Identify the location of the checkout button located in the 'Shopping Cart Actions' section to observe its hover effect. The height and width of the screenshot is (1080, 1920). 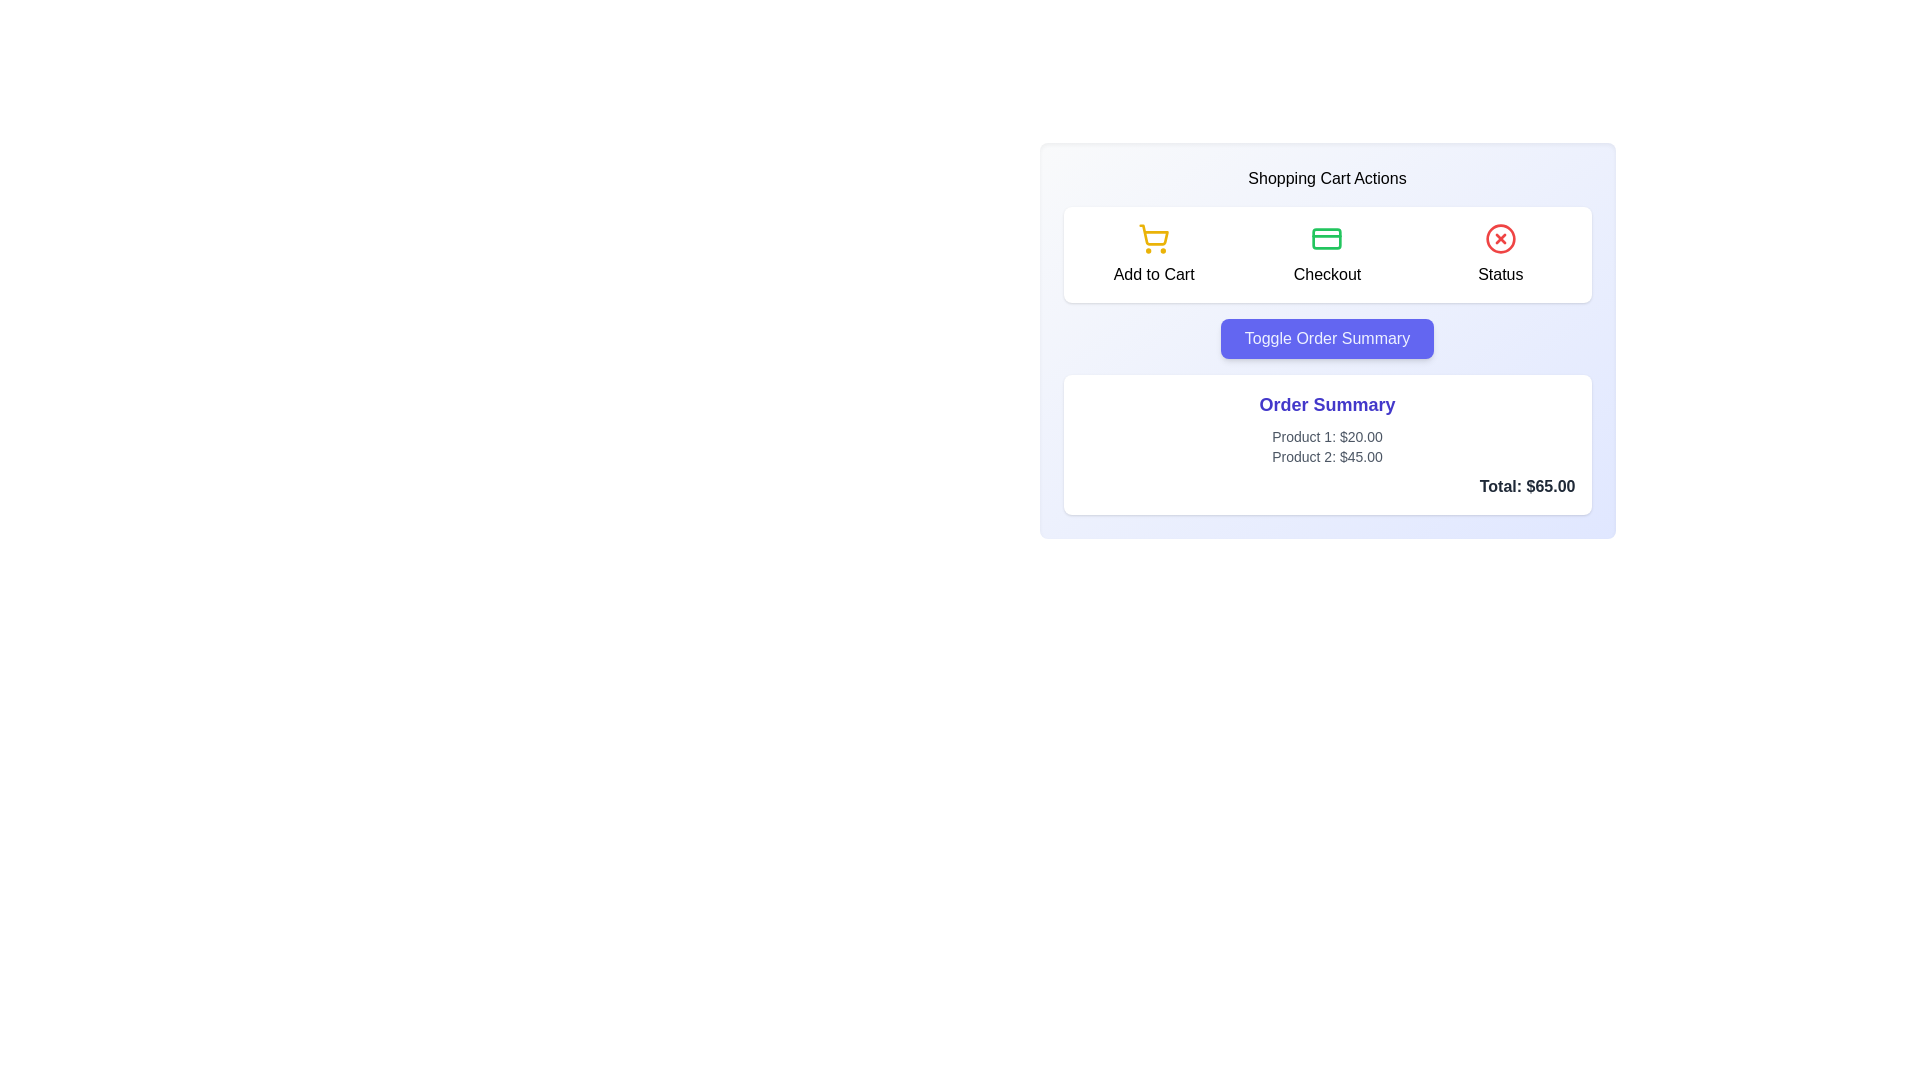
(1327, 253).